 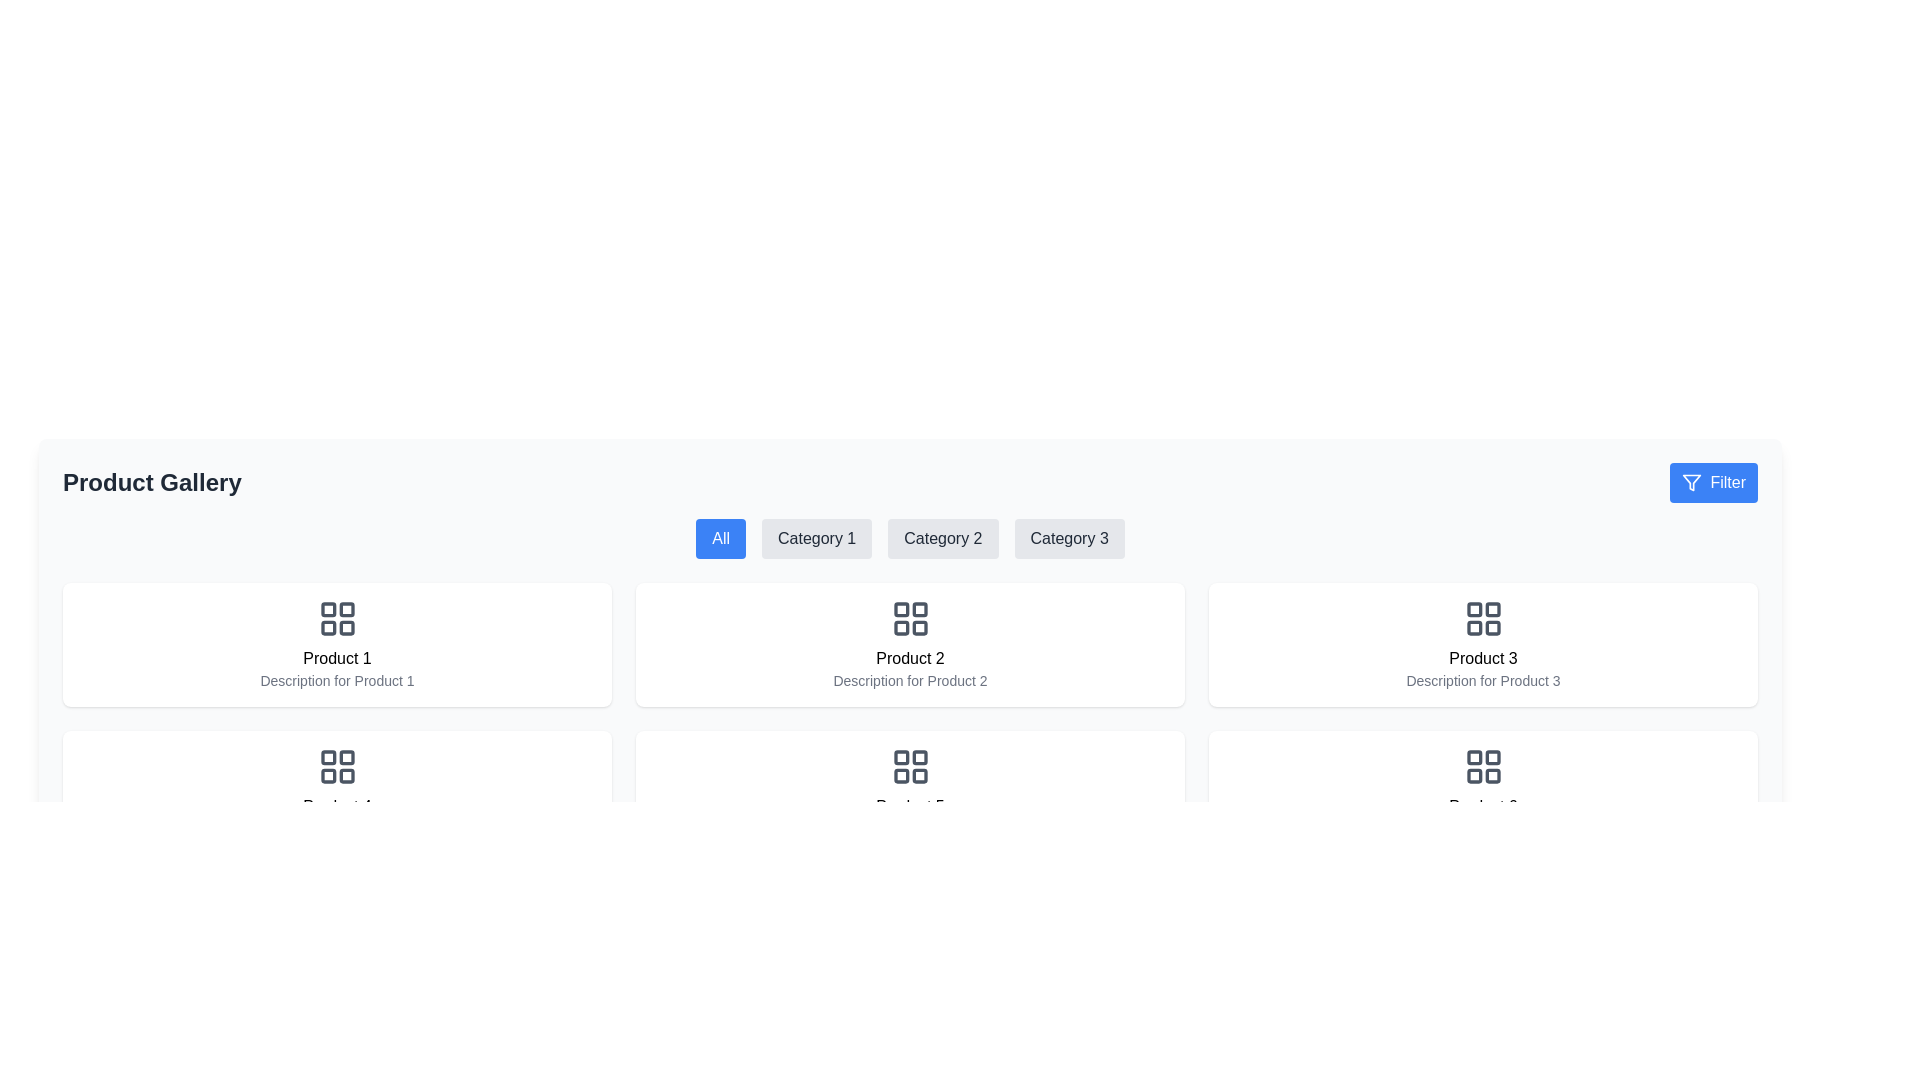 What do you see at coordinates (1691, 482) in the screenshot?
I see `the filter icon located near the top-right corner of the interface, to the left of the word 'Filter'` at bounding box center [1691, 482].